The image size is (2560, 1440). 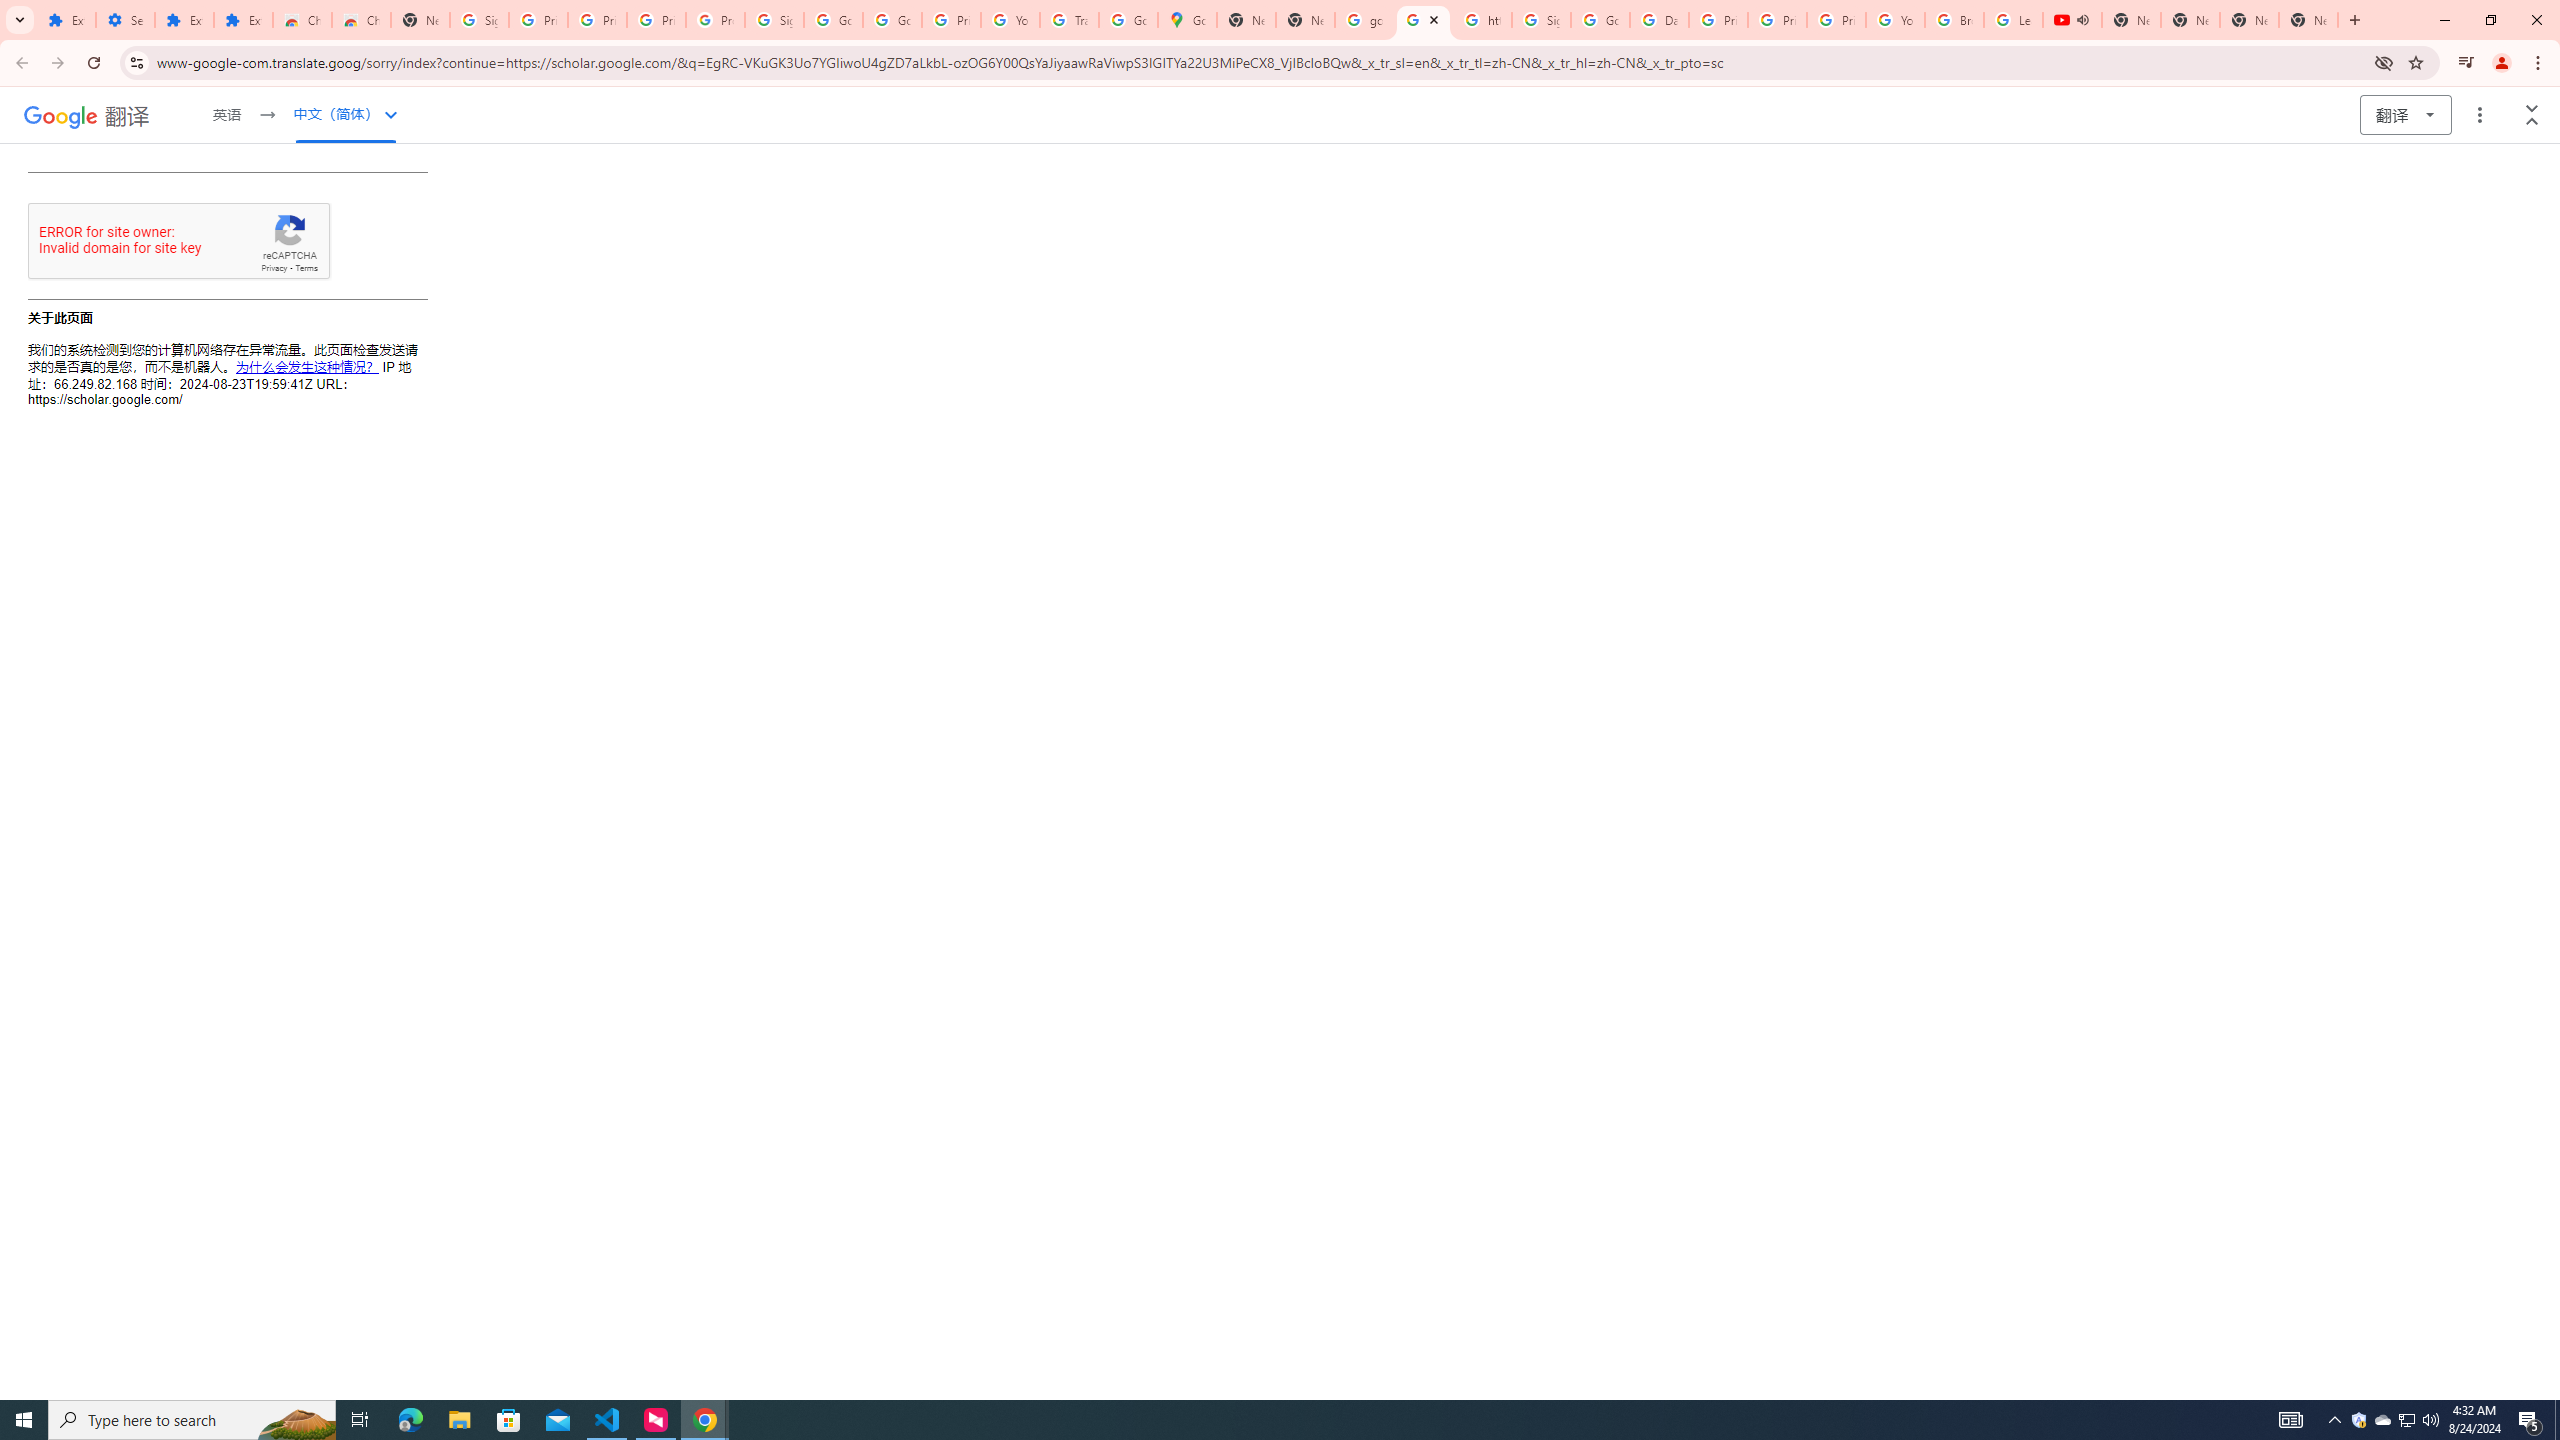 What do you see at coordinates (242, 19) in the screenshot?
I see `'Extensions'` at bounding box center [242, 19].